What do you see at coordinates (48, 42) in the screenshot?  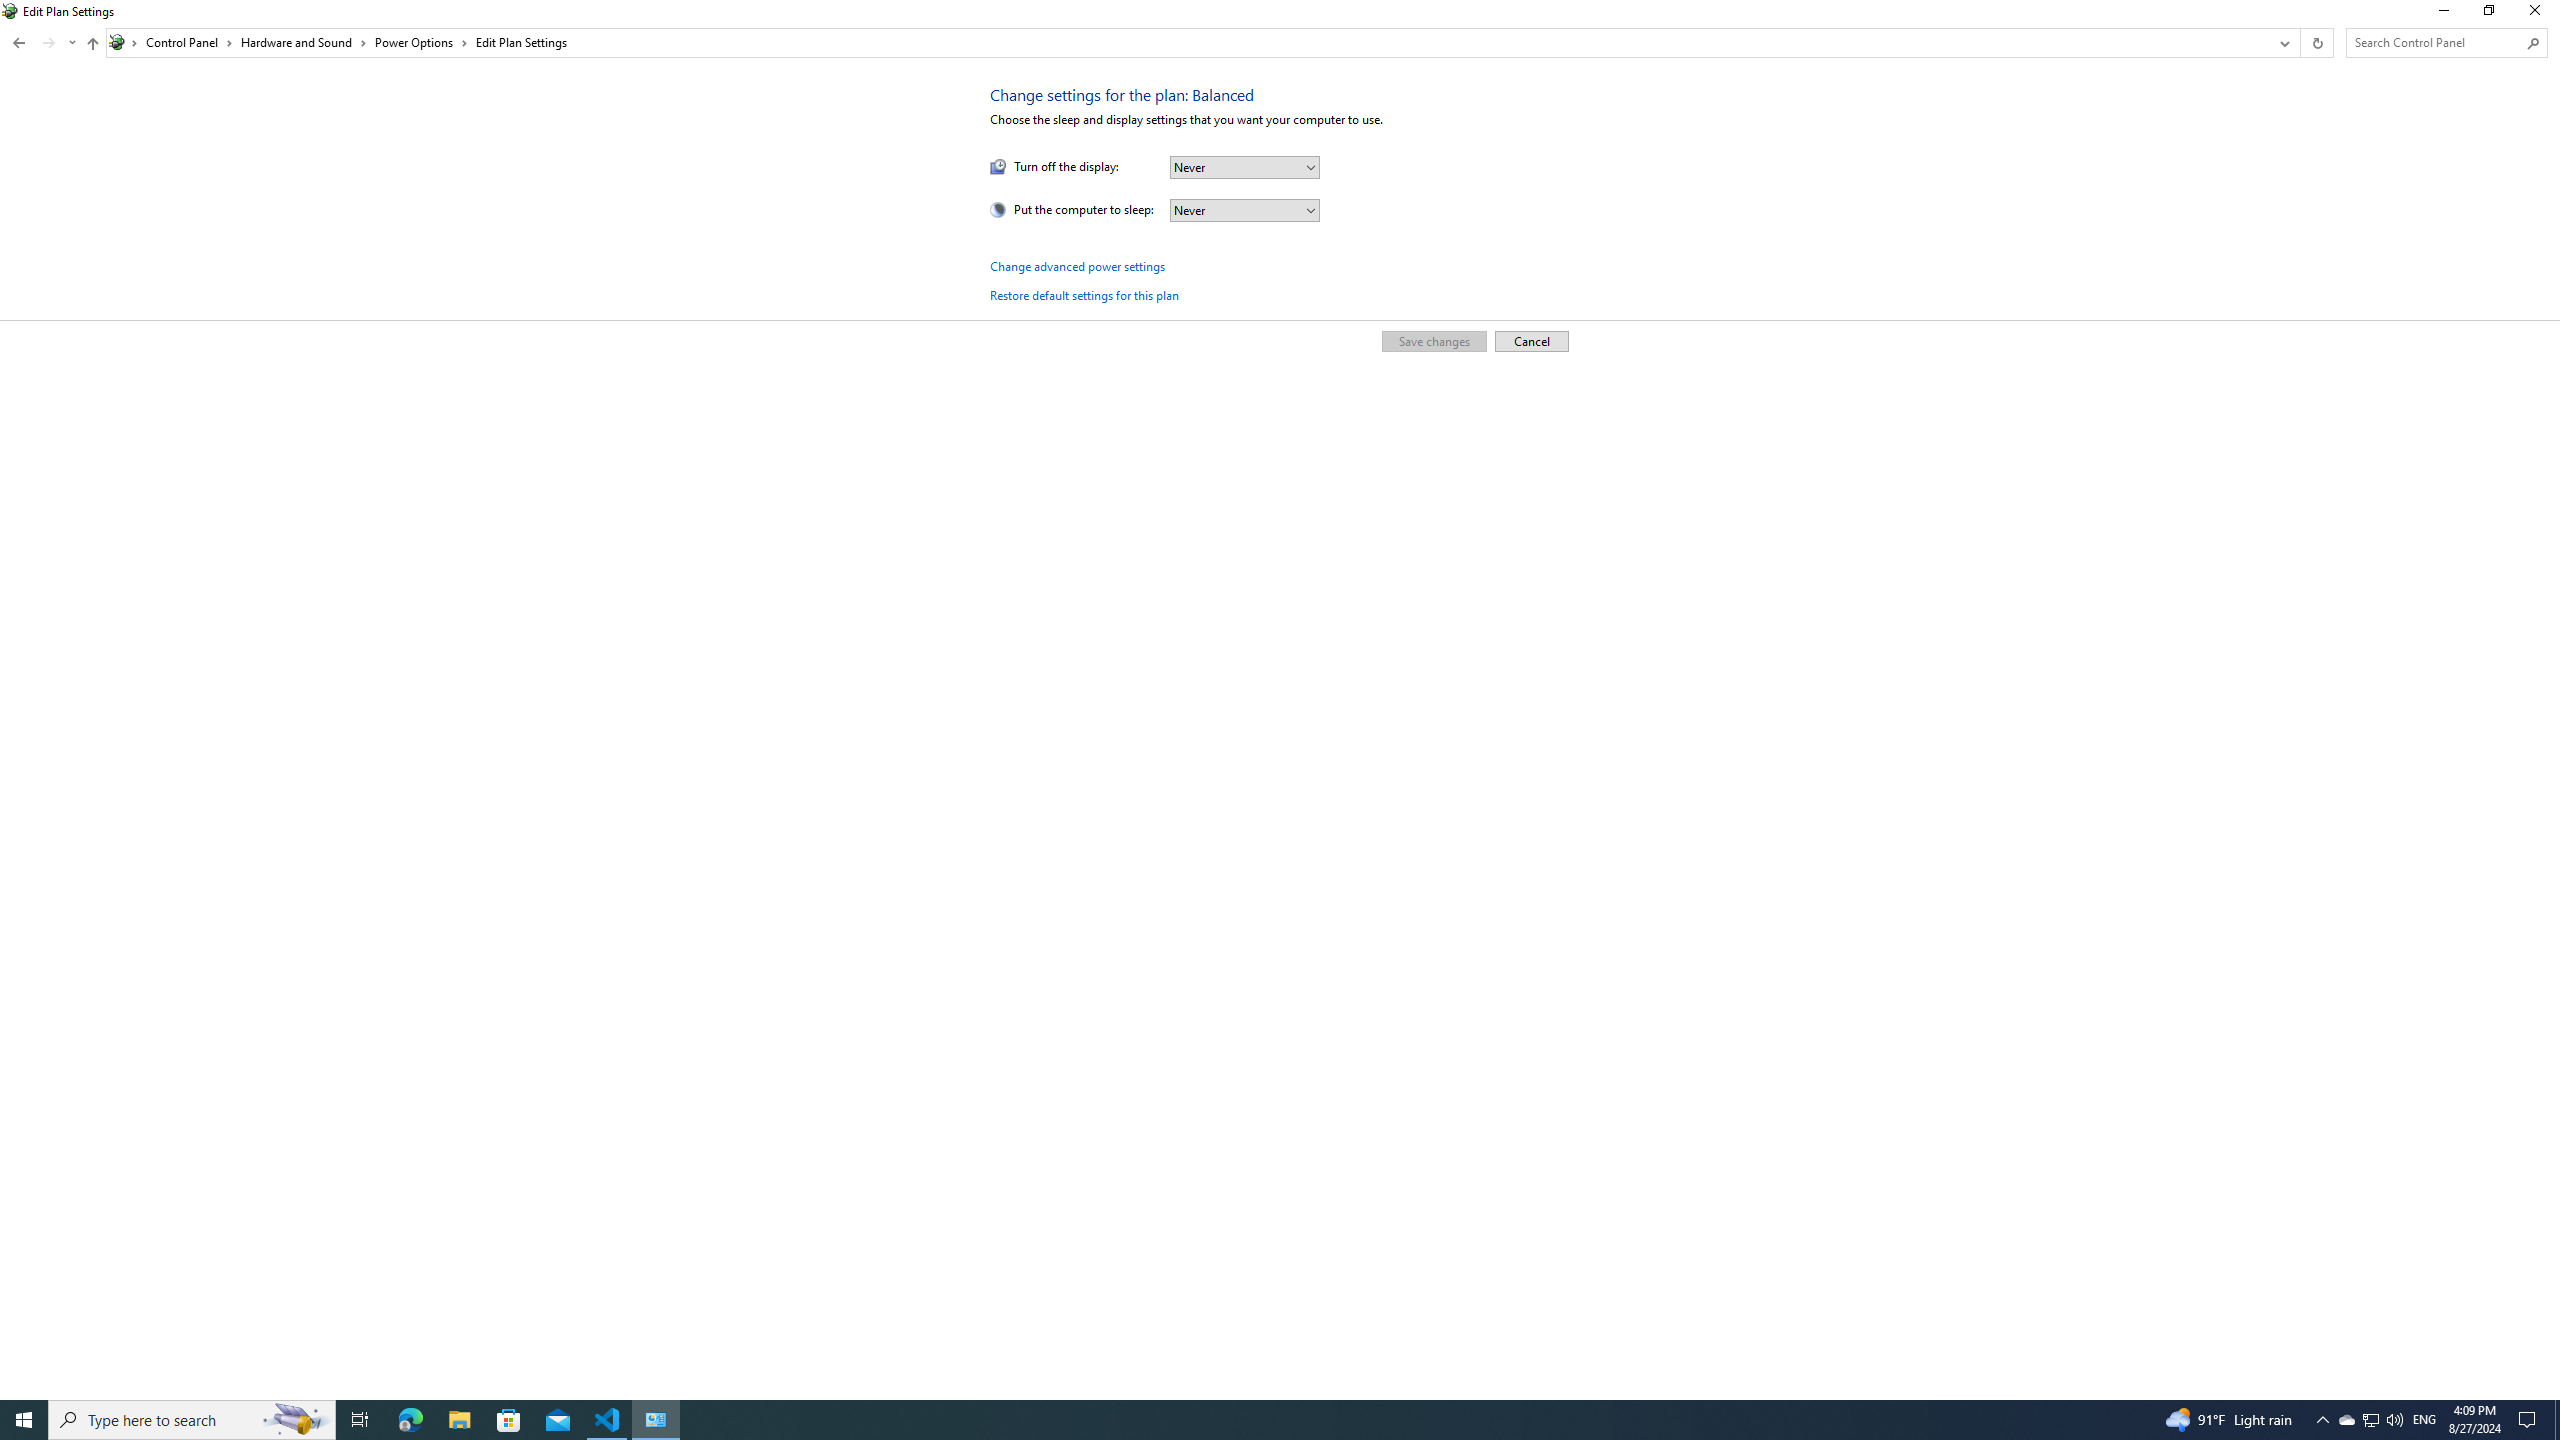 I see `'Recent locations'` at bounding box center [48, 42].